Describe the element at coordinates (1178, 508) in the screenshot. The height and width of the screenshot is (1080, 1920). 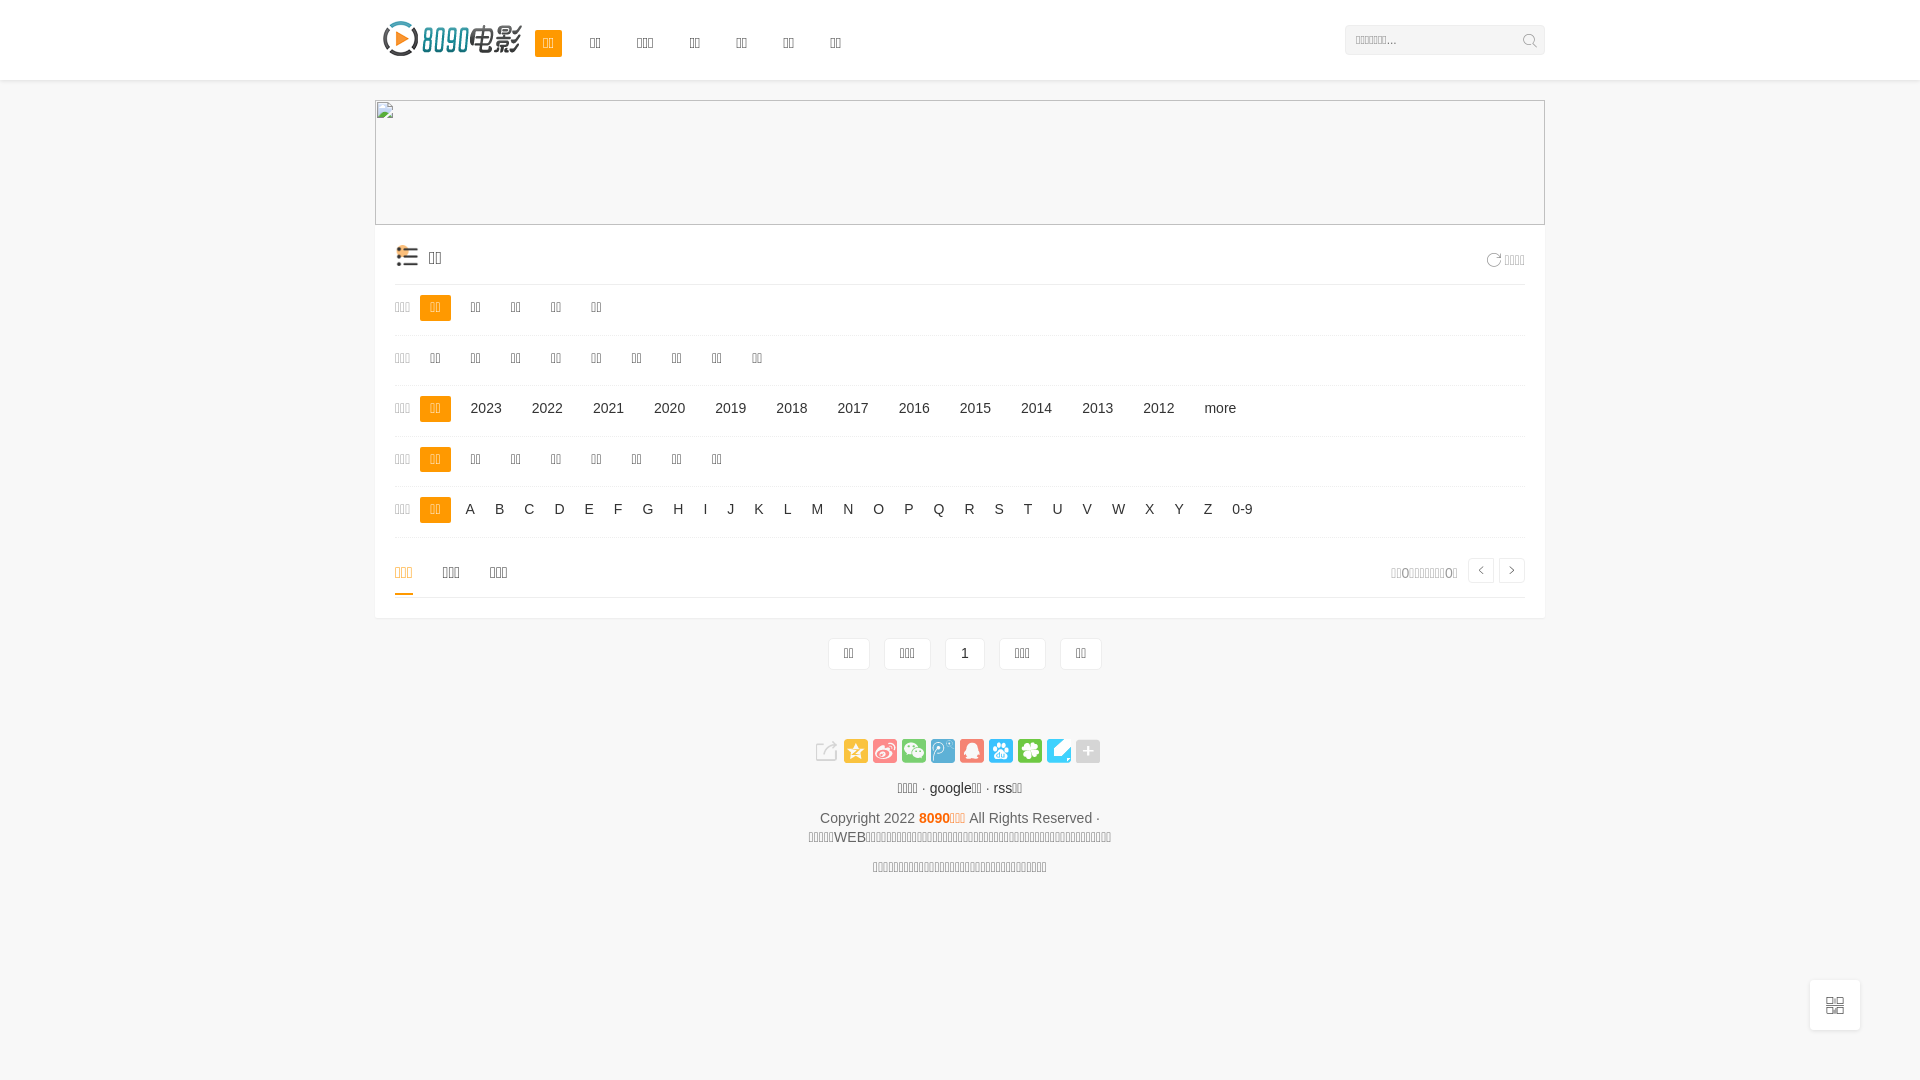
I see `'Y'` at that location.